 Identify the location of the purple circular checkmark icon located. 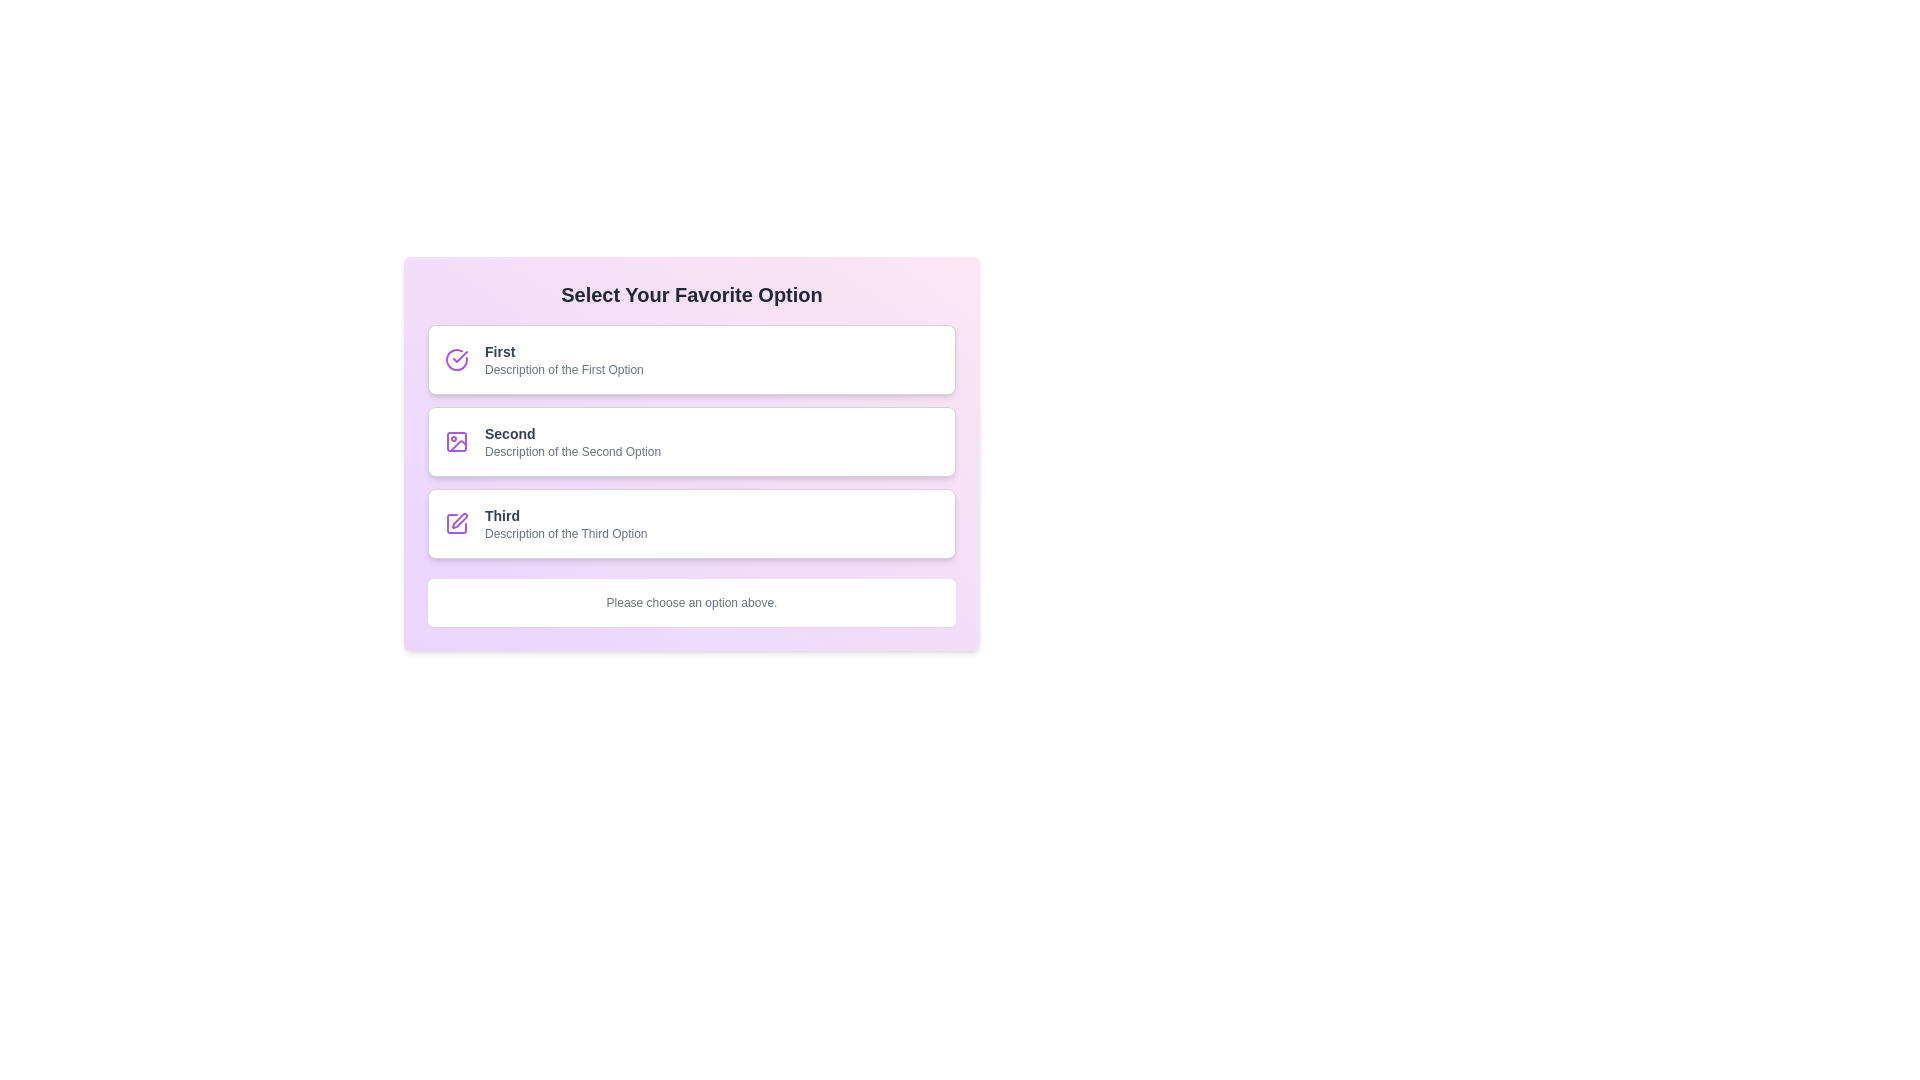
(455, 358).